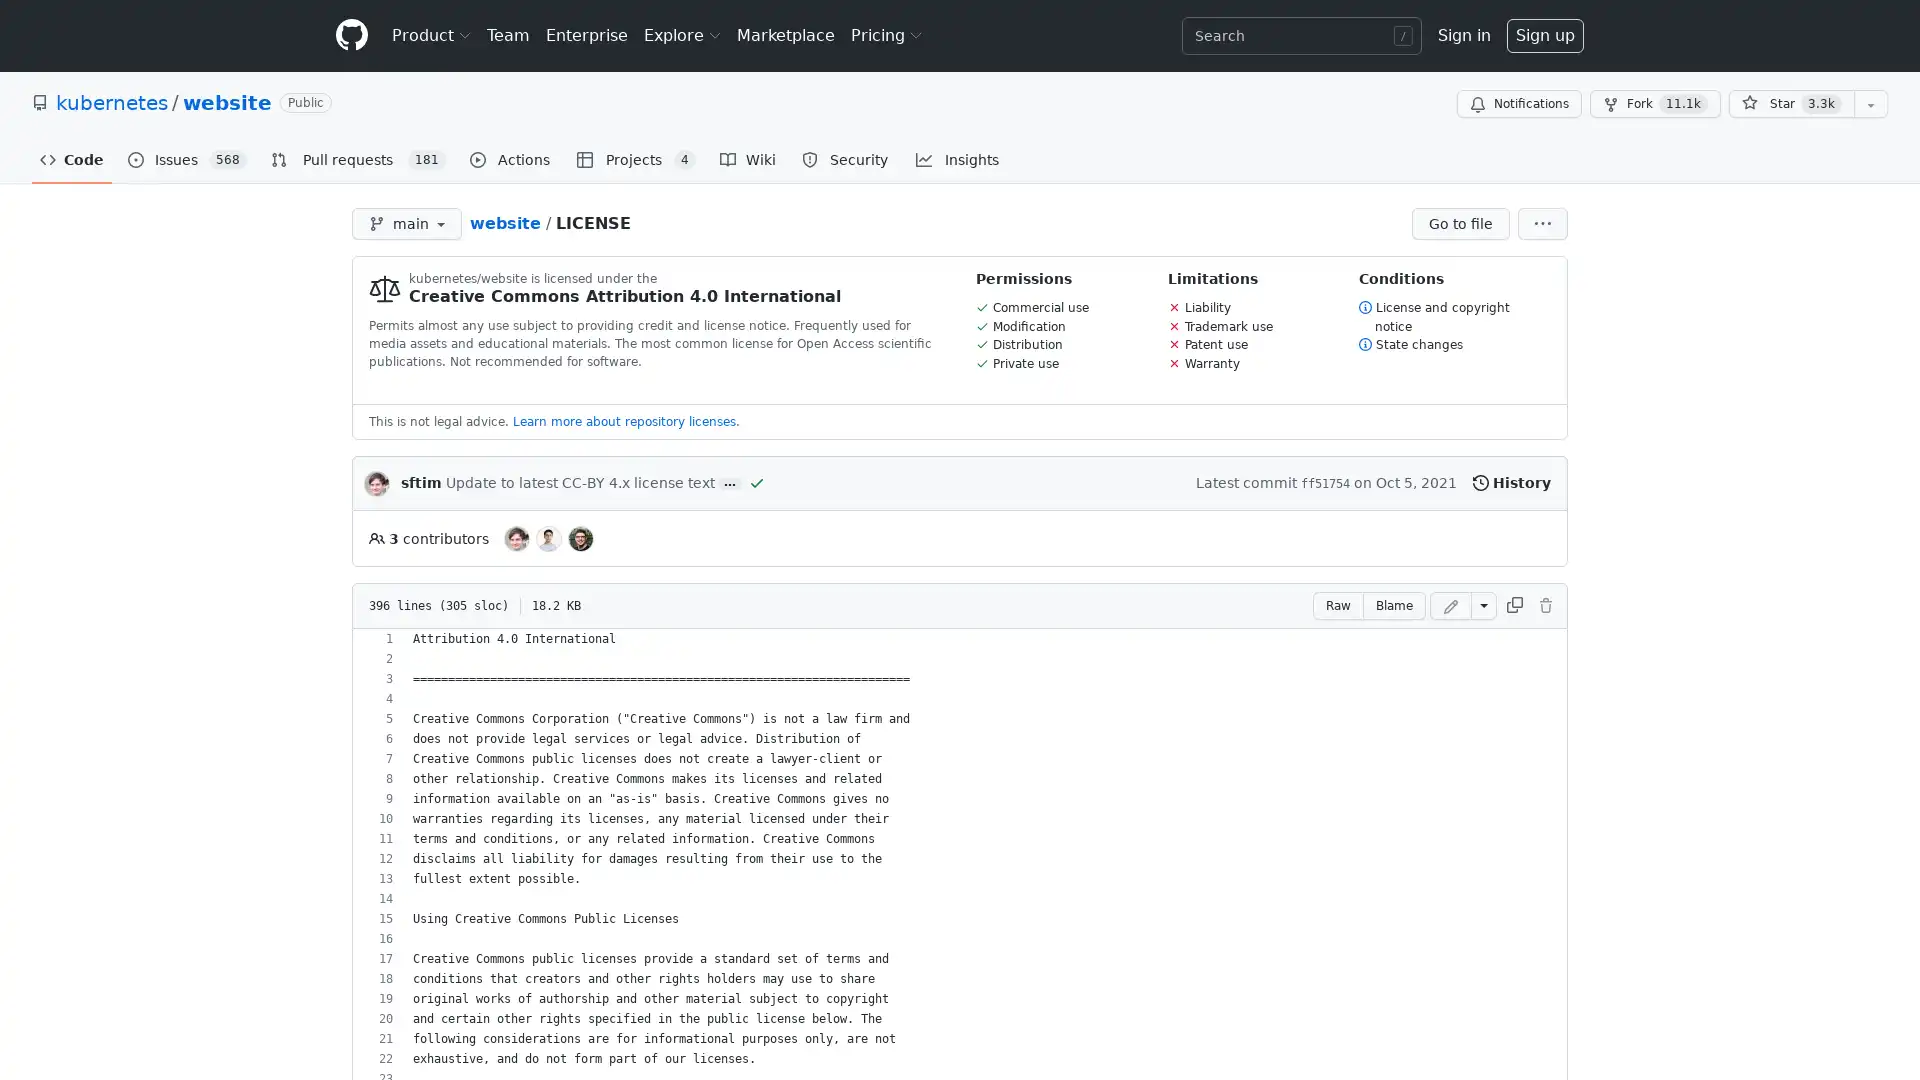  Describe the element at coordinates (728, 483) in the screenshot. I see `...` at that location.